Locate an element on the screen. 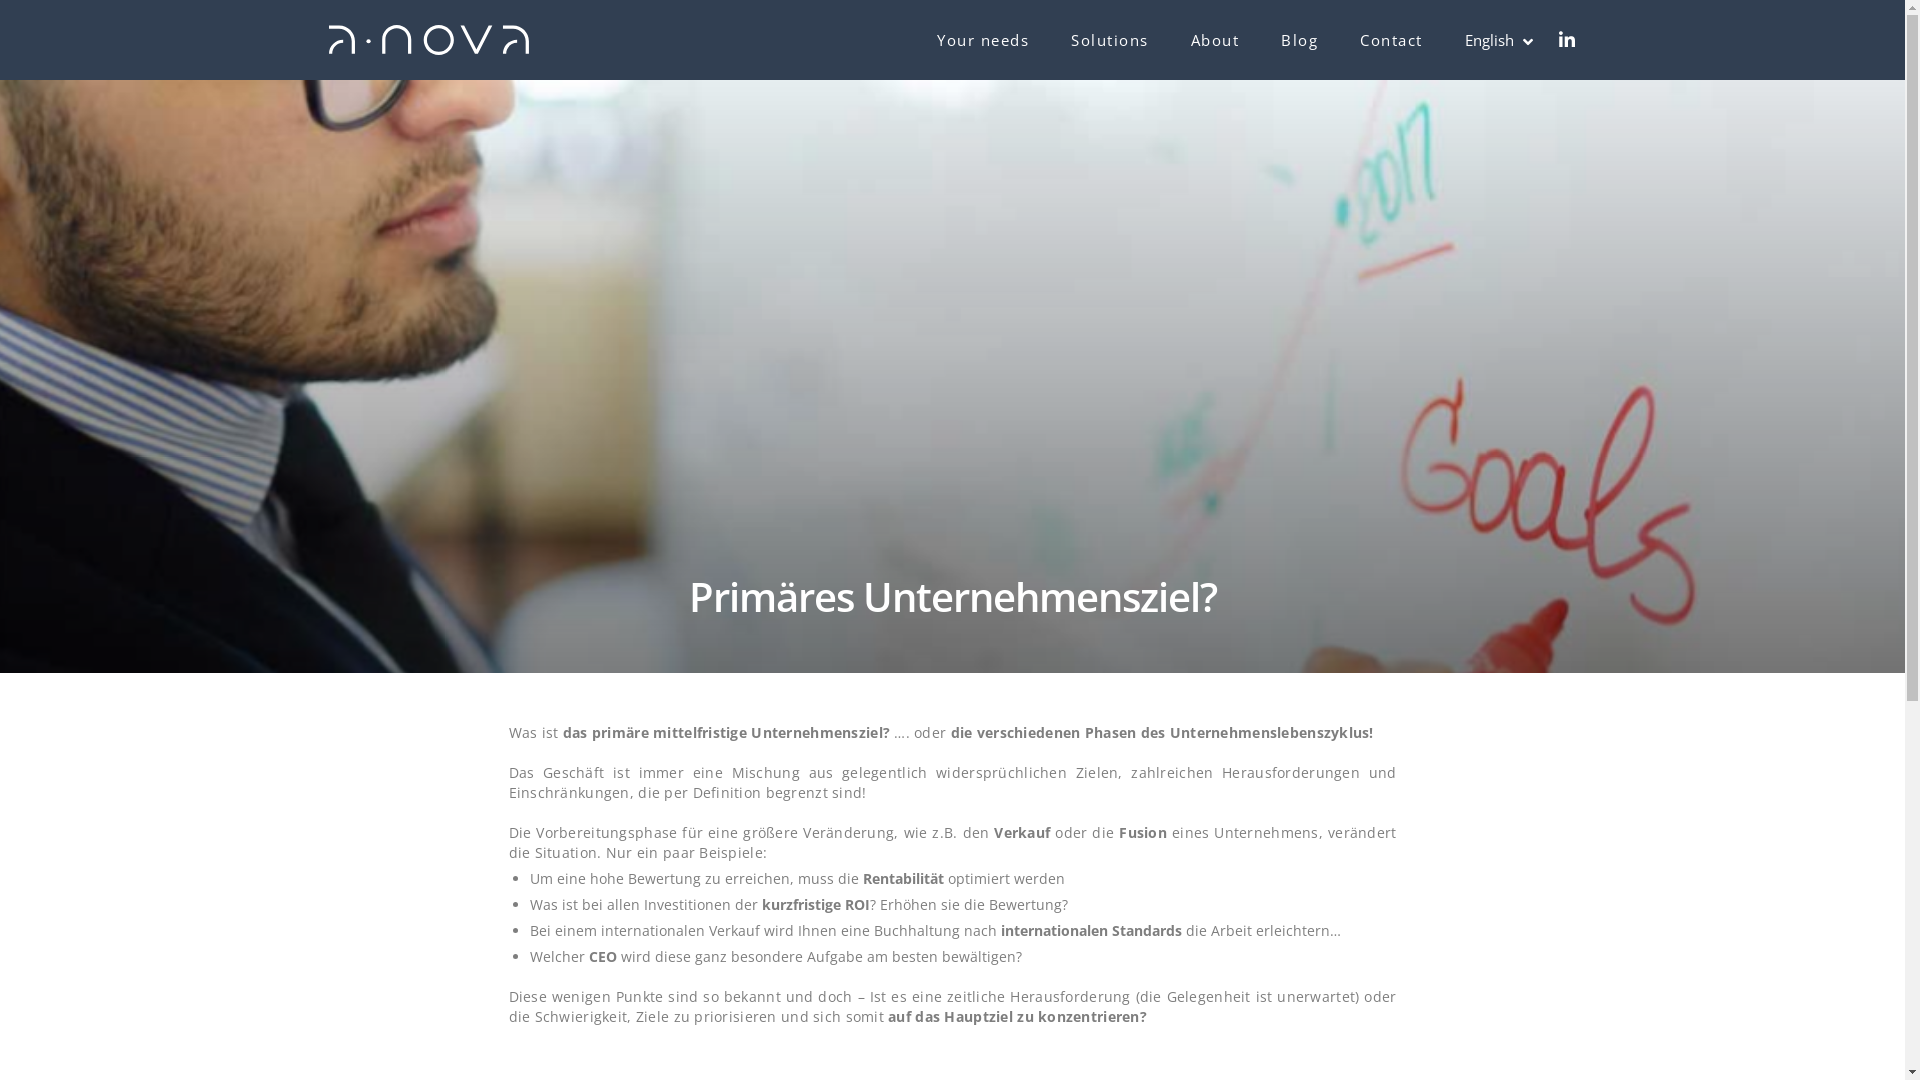 The image size is (1920, 1080). 'Your needs' is located at coordinates (686, 721).